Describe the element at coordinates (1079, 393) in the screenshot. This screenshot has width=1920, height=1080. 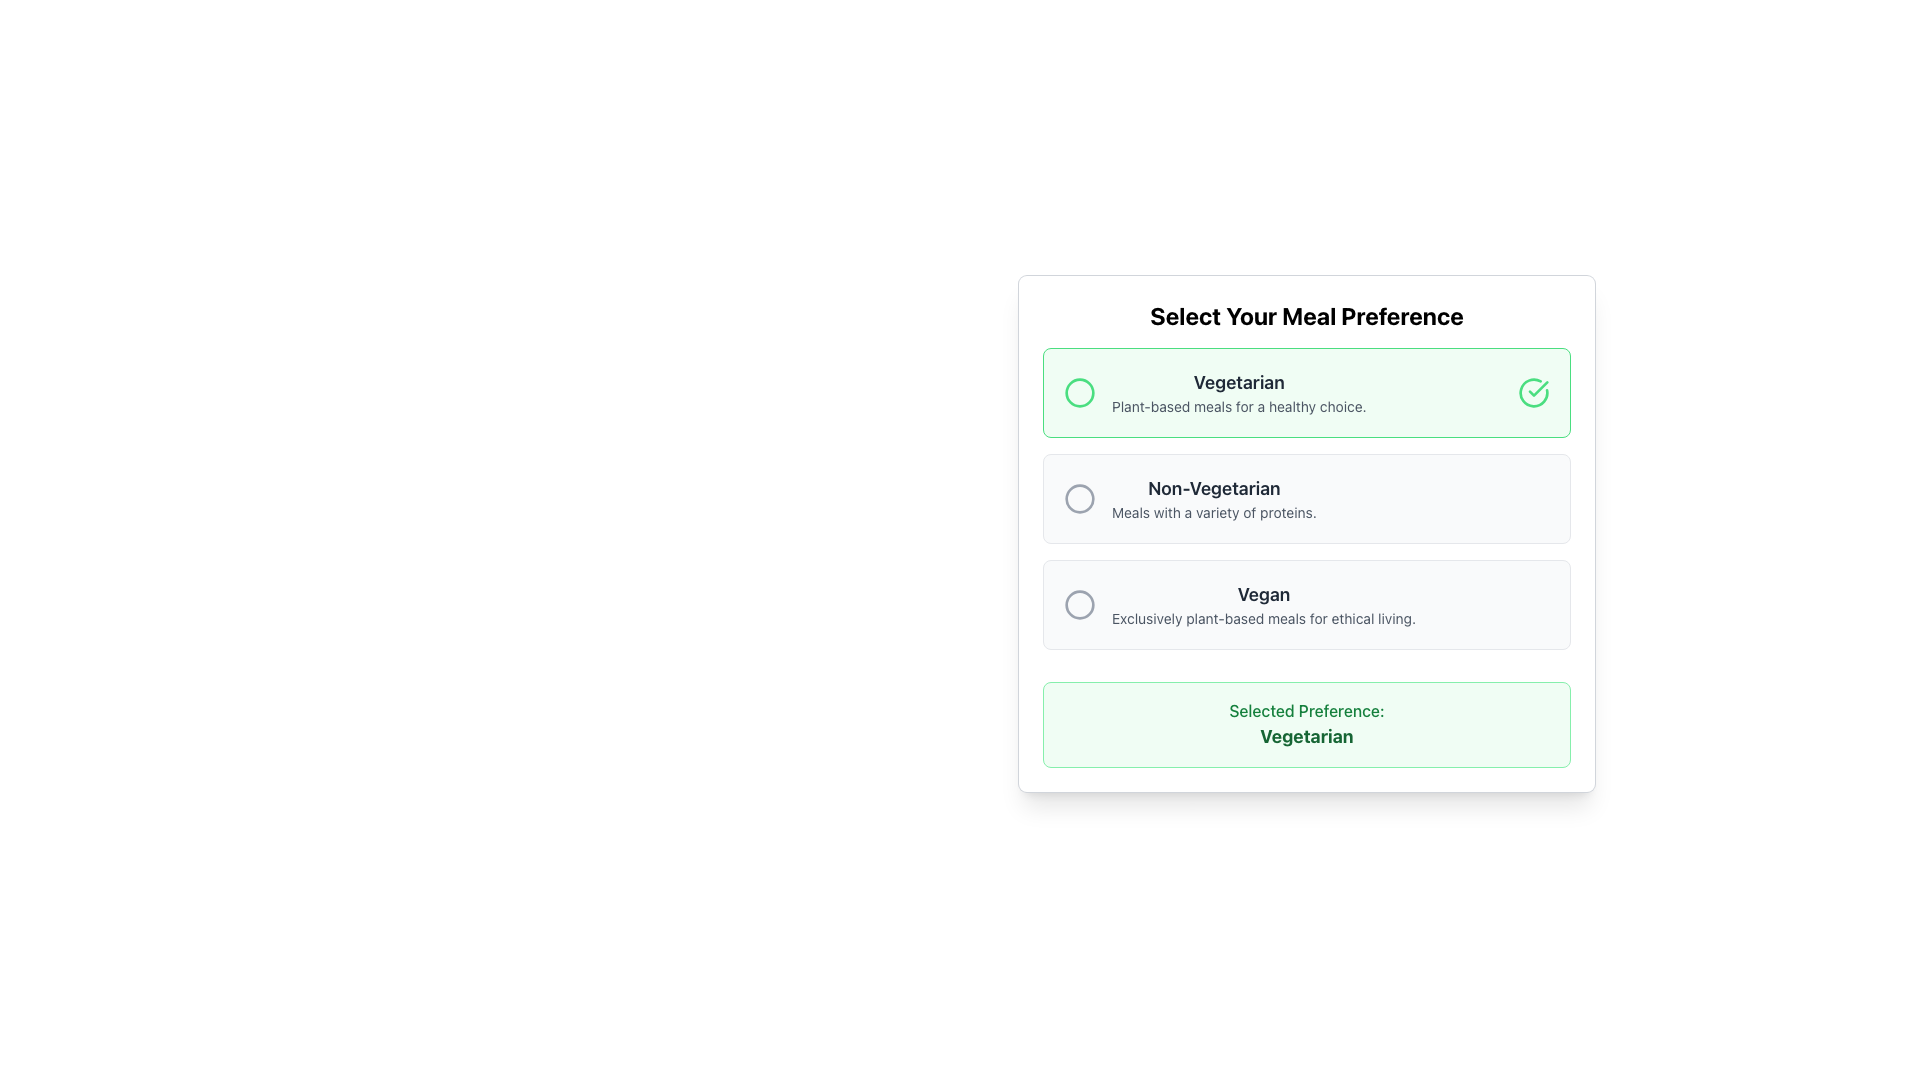
I see `the SVG Circle that indicates the active selection for the 'Vegetarian' meal preference in the checkbox area` at that location.